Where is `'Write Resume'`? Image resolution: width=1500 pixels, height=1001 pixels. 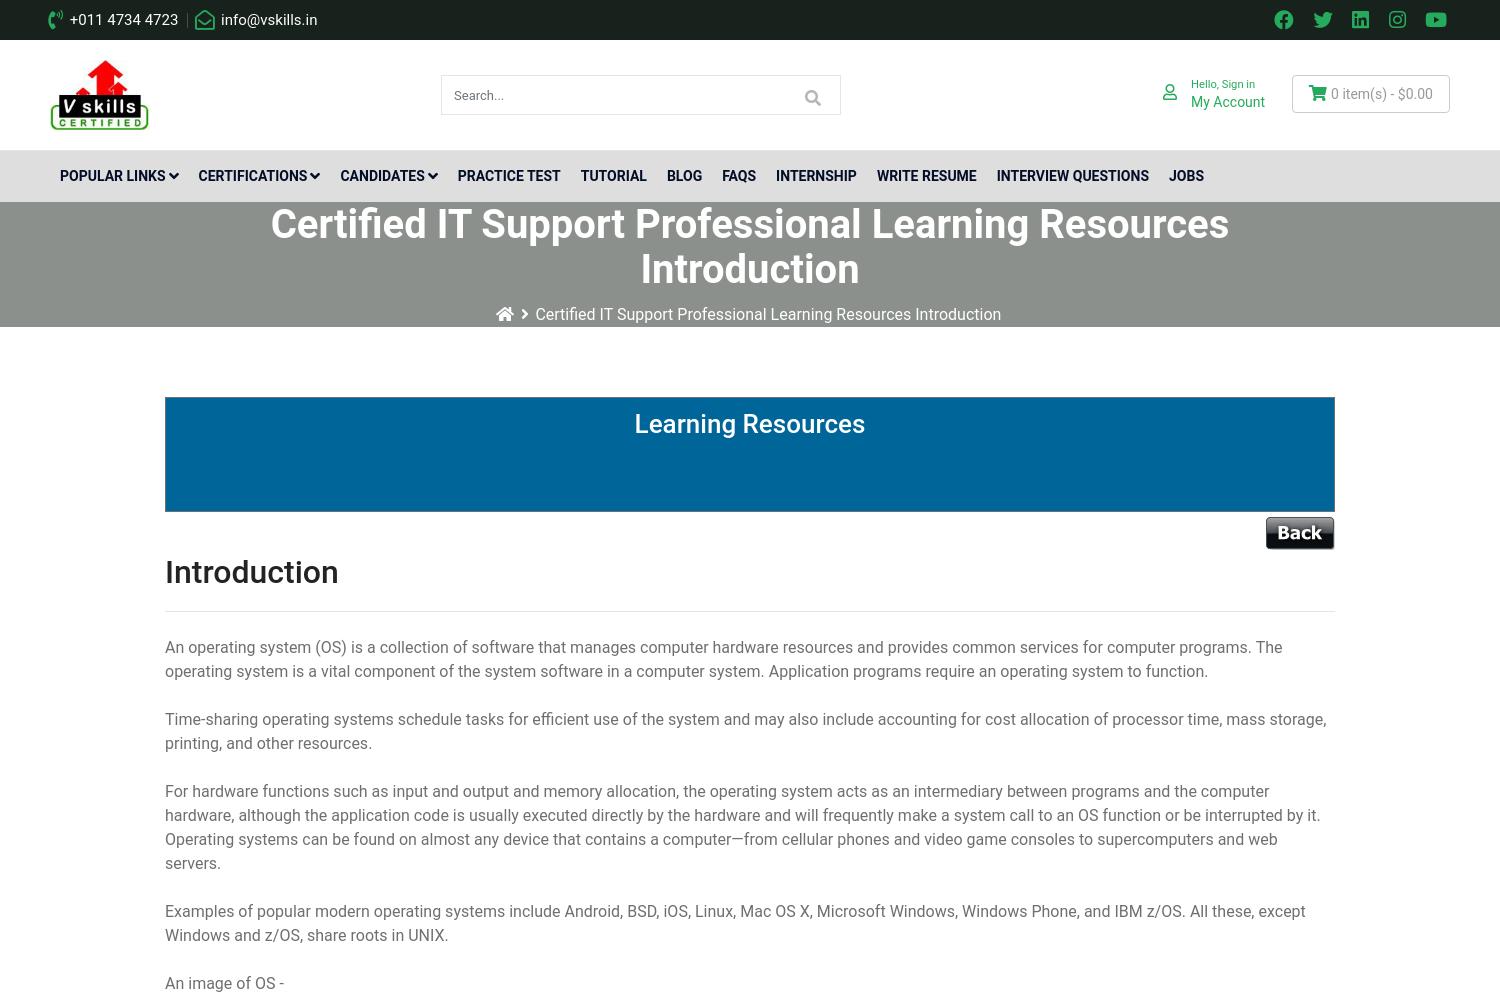
'Write Resume' is located at coordinates (925, 175).